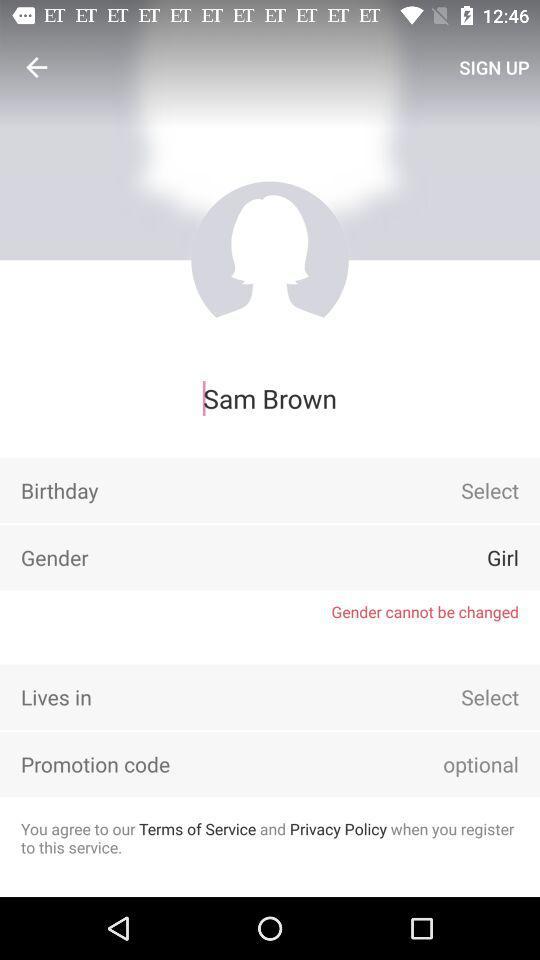 The image size is (540, 960). What do you see at coordinates (453, 763) in the screenshot?
I see `icon to the right of the promotion code` at bounding box center [453, 763].